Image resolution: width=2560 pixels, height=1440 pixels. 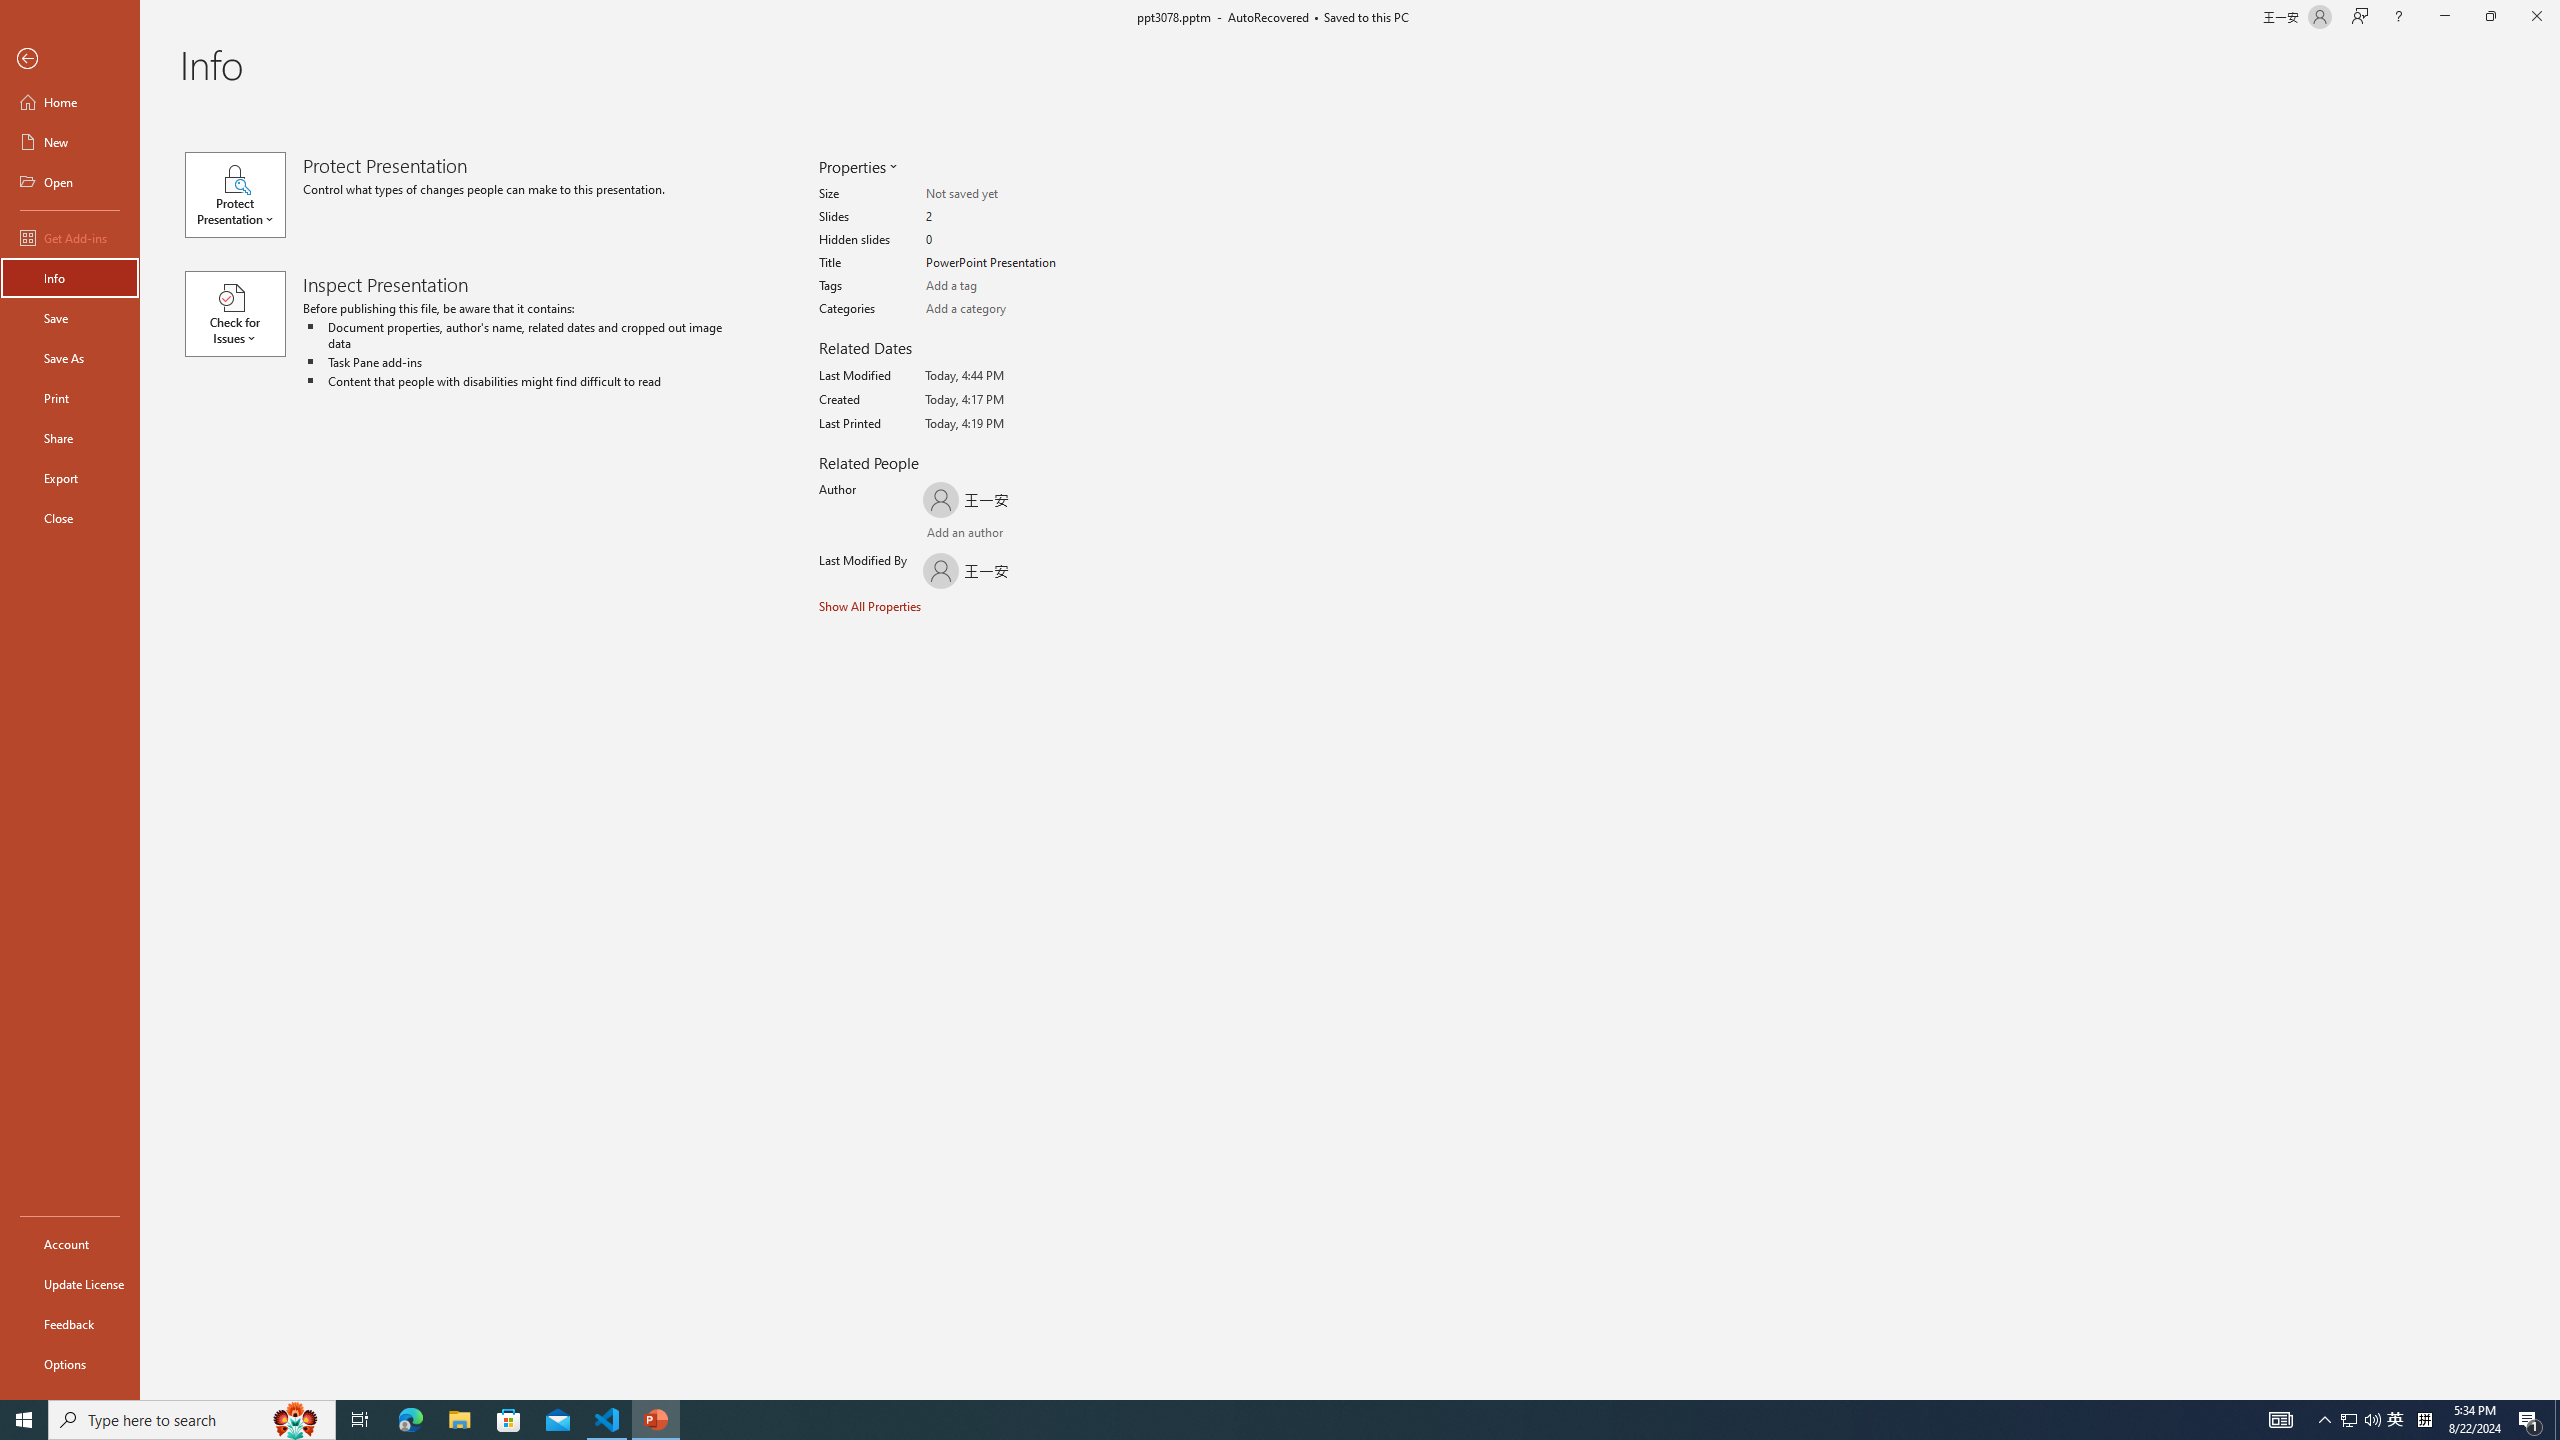 I want to click on 'Size', so click(x=1003, y=194).